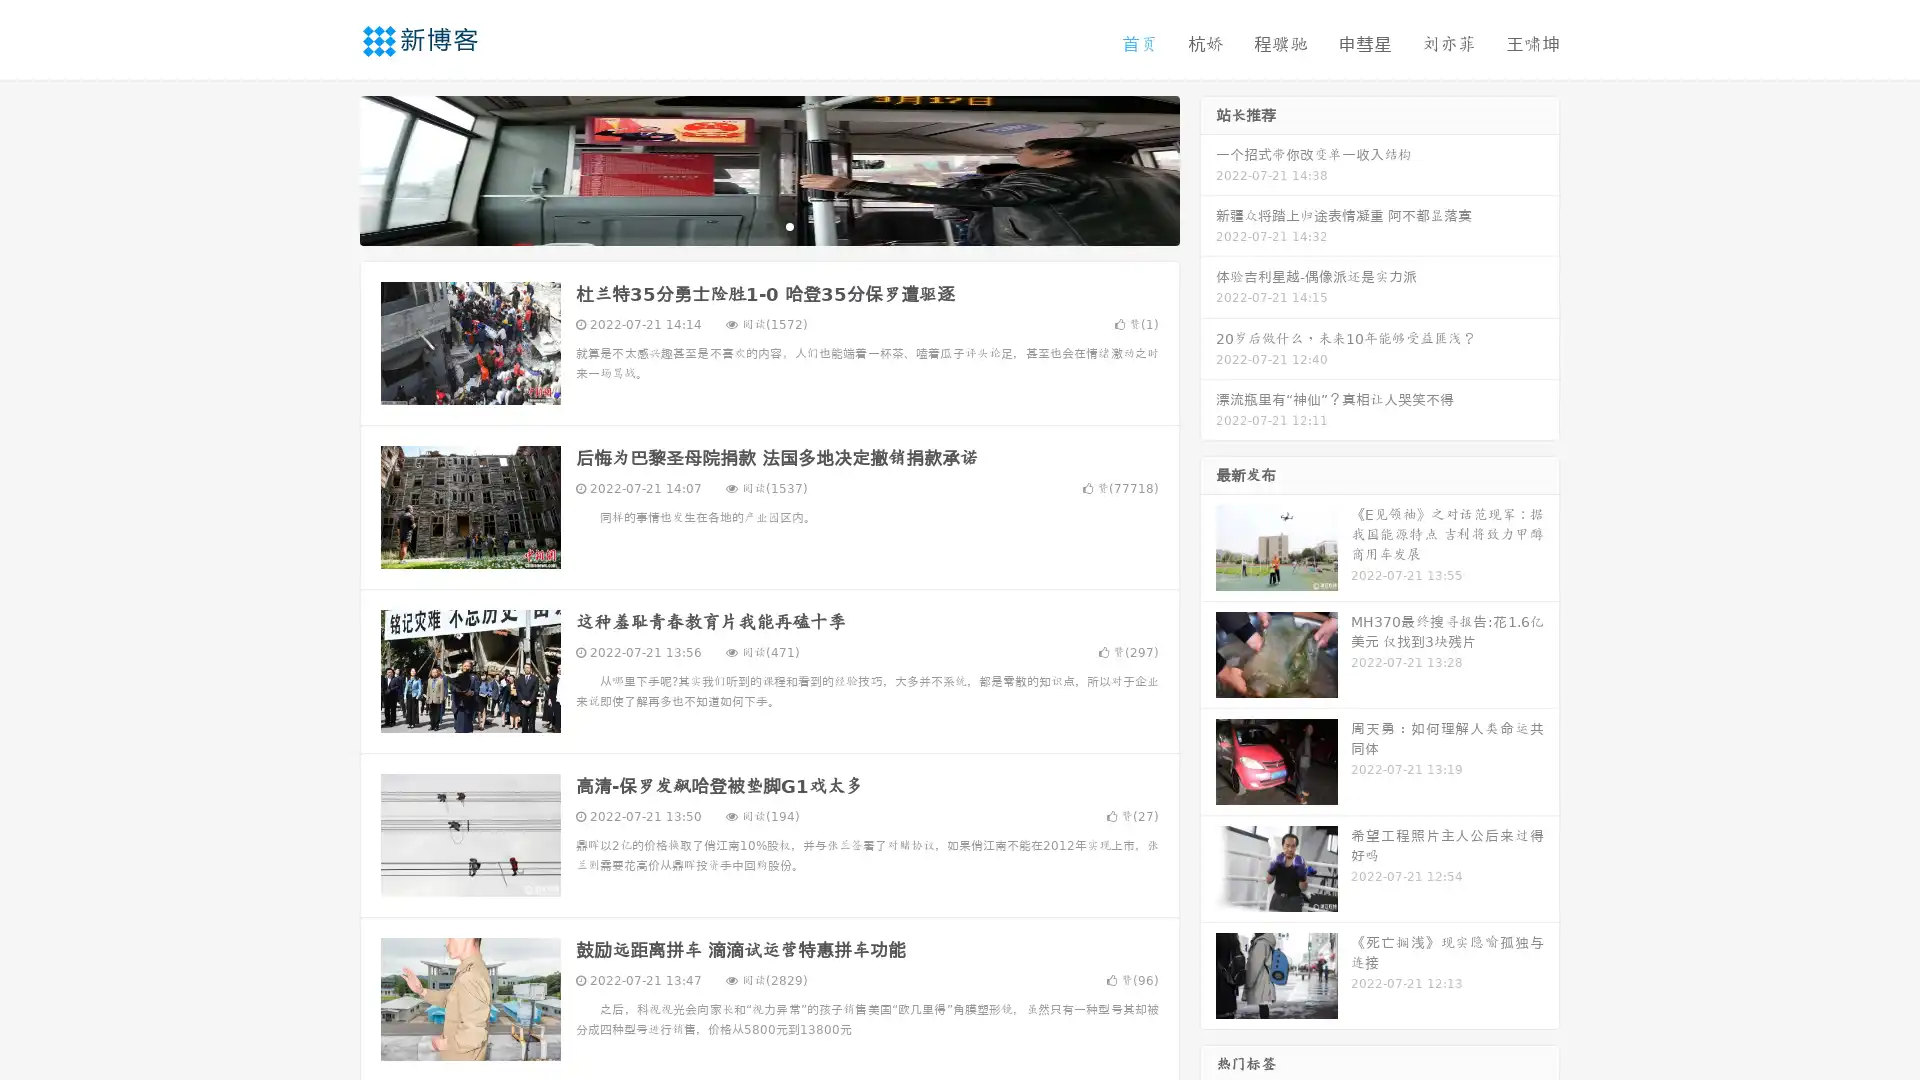 Image resolution: width=1920 pixels, height=1080 pixels. I want to click on Go to slide 3, so click(789, 225).